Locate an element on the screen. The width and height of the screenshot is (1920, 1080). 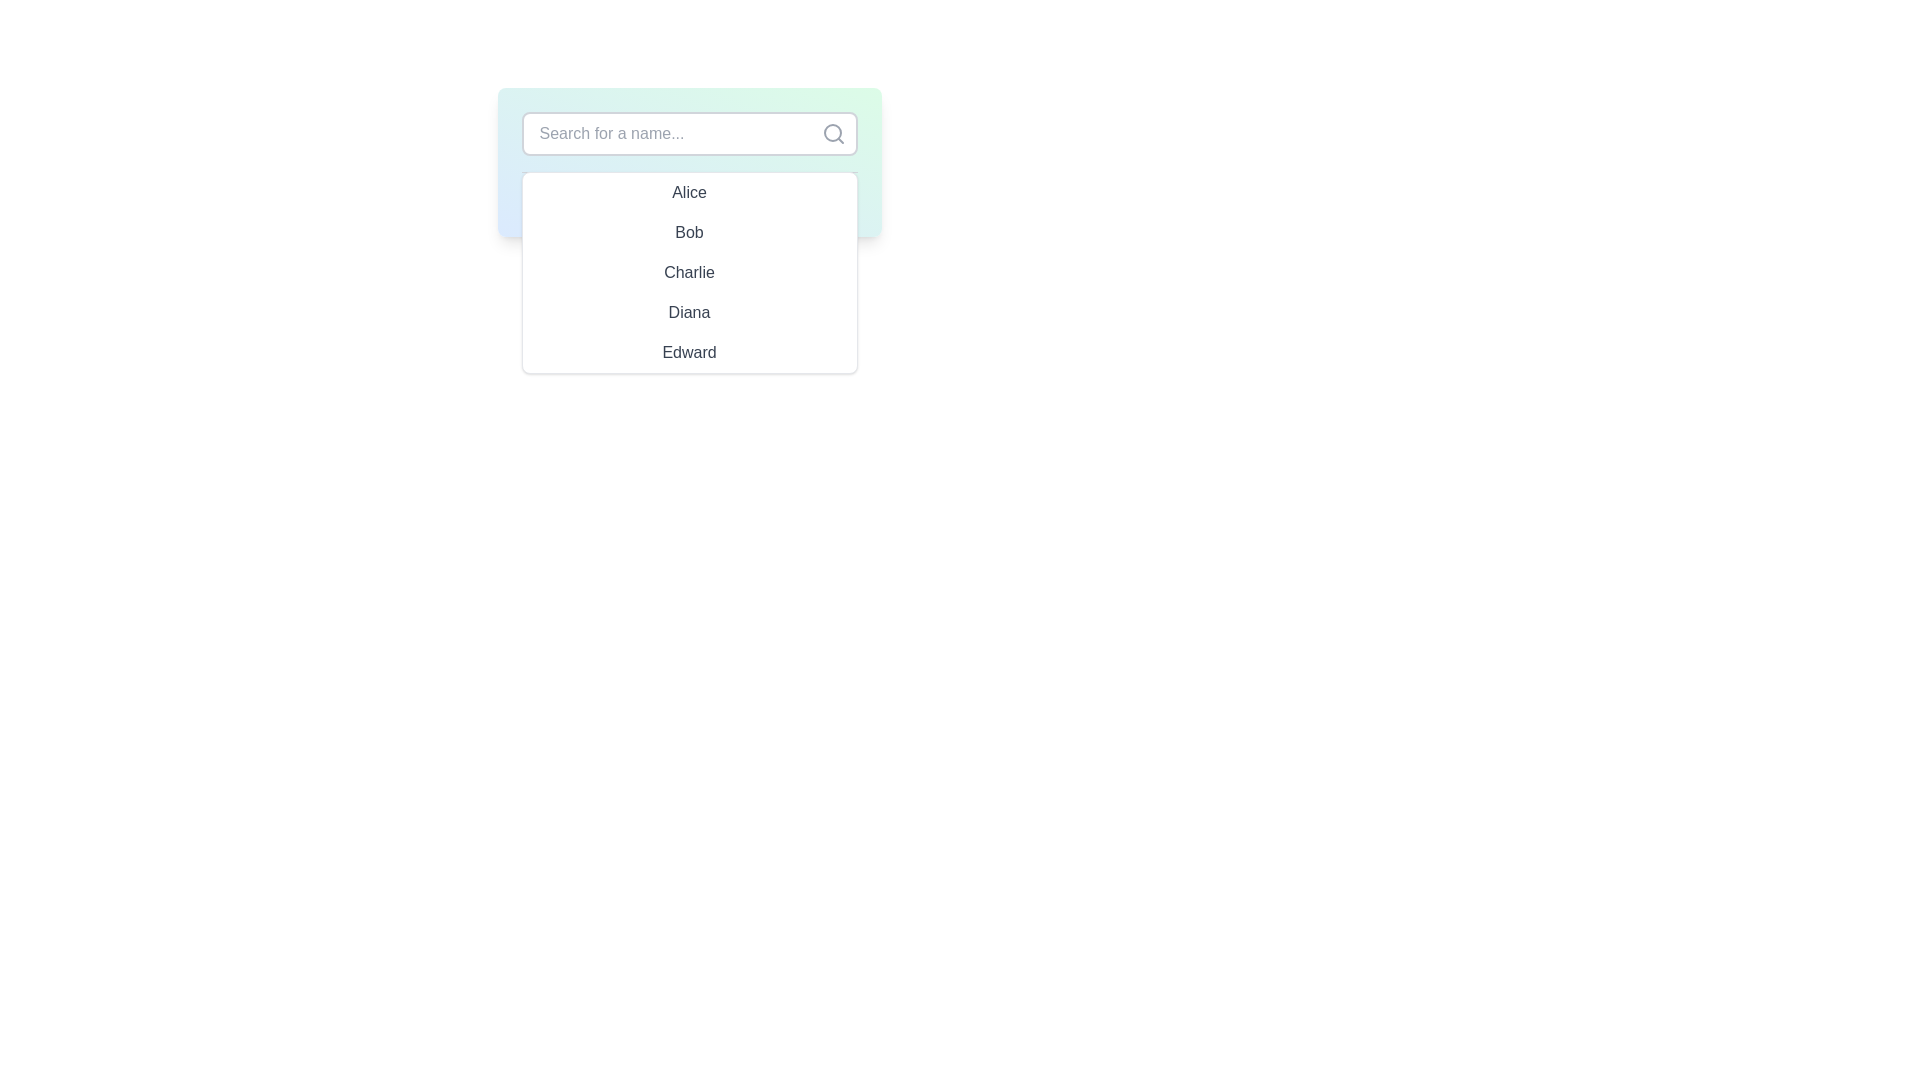
the SVG Circle element that represents the magnifying glass lens in the search icon, located at the end of the input field with placeholder text 'Search for a name...' is located at coordinates (832, 132).